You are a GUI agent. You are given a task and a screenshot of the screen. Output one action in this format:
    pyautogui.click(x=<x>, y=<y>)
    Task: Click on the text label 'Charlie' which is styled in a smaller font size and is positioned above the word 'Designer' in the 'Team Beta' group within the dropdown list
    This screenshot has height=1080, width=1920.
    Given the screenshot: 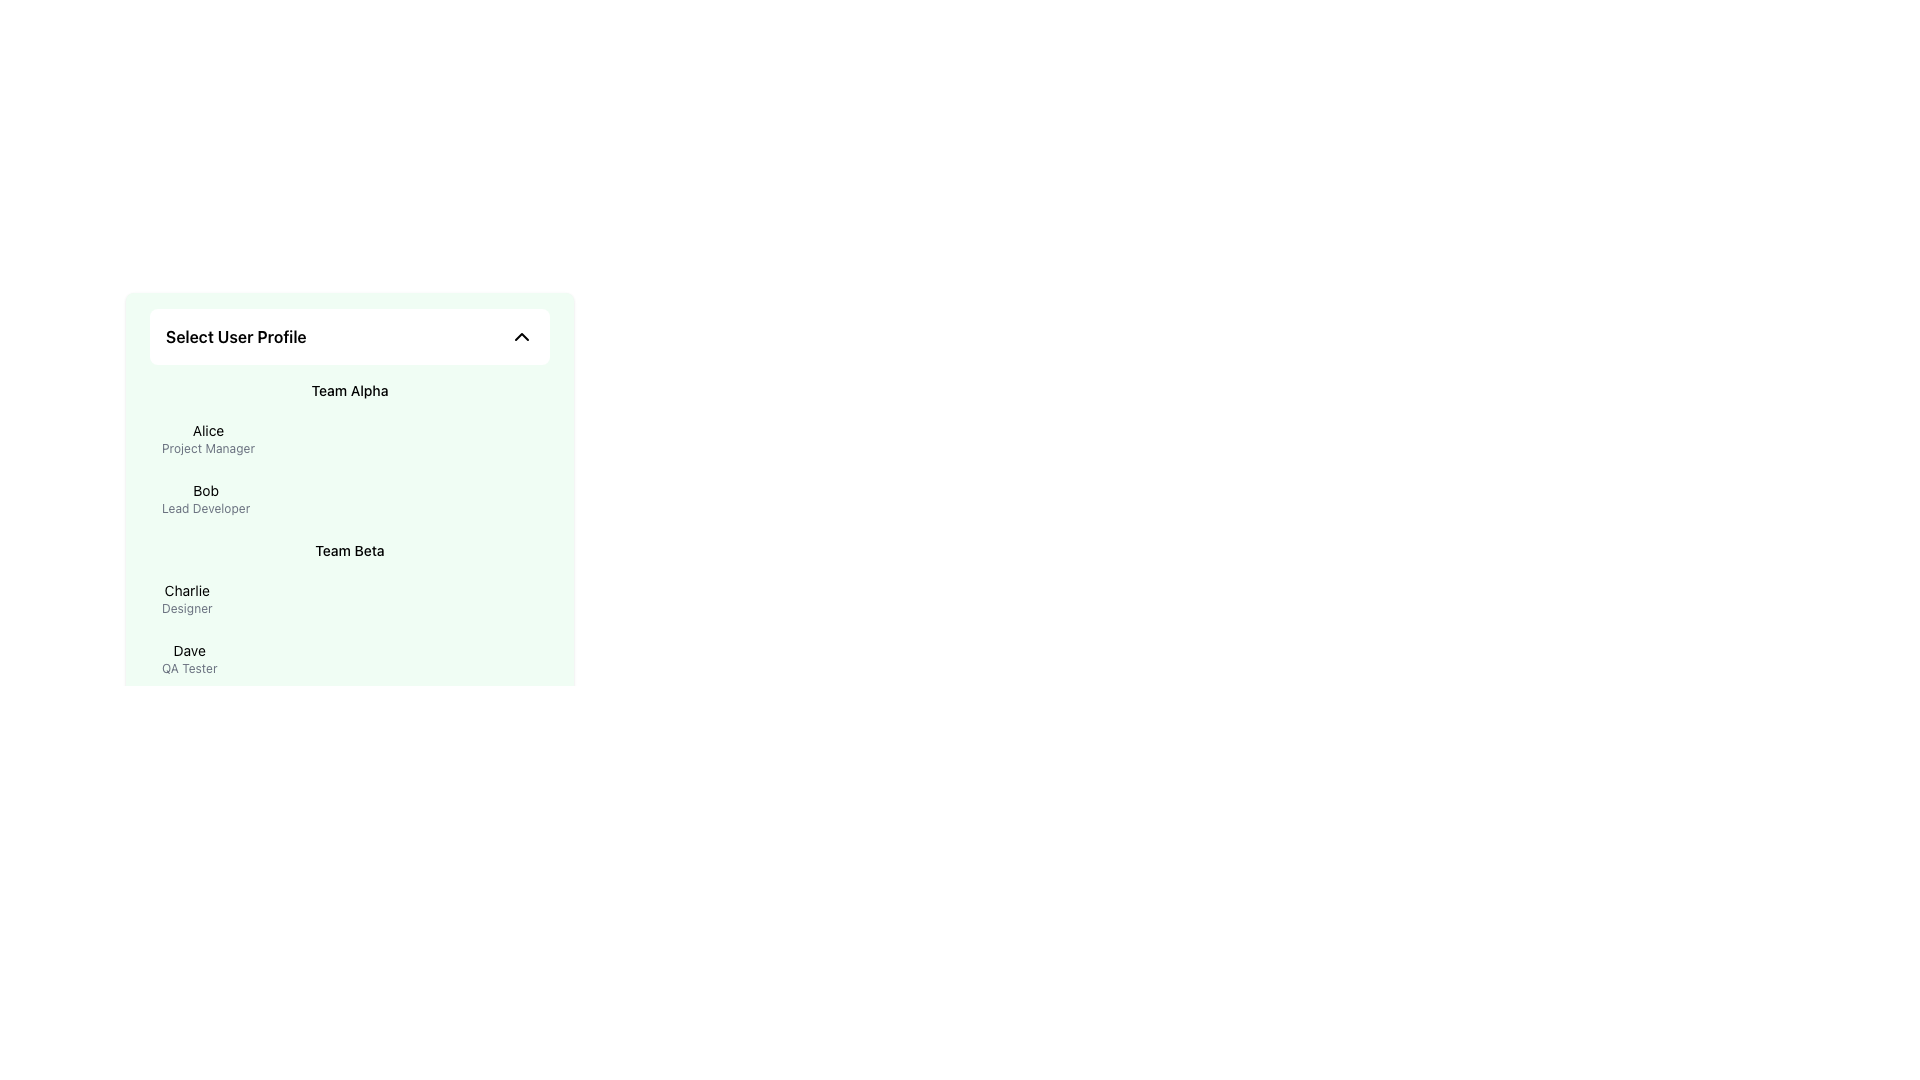 What is the action you would take?
    pyautogui.click(x=187, y=589)
    